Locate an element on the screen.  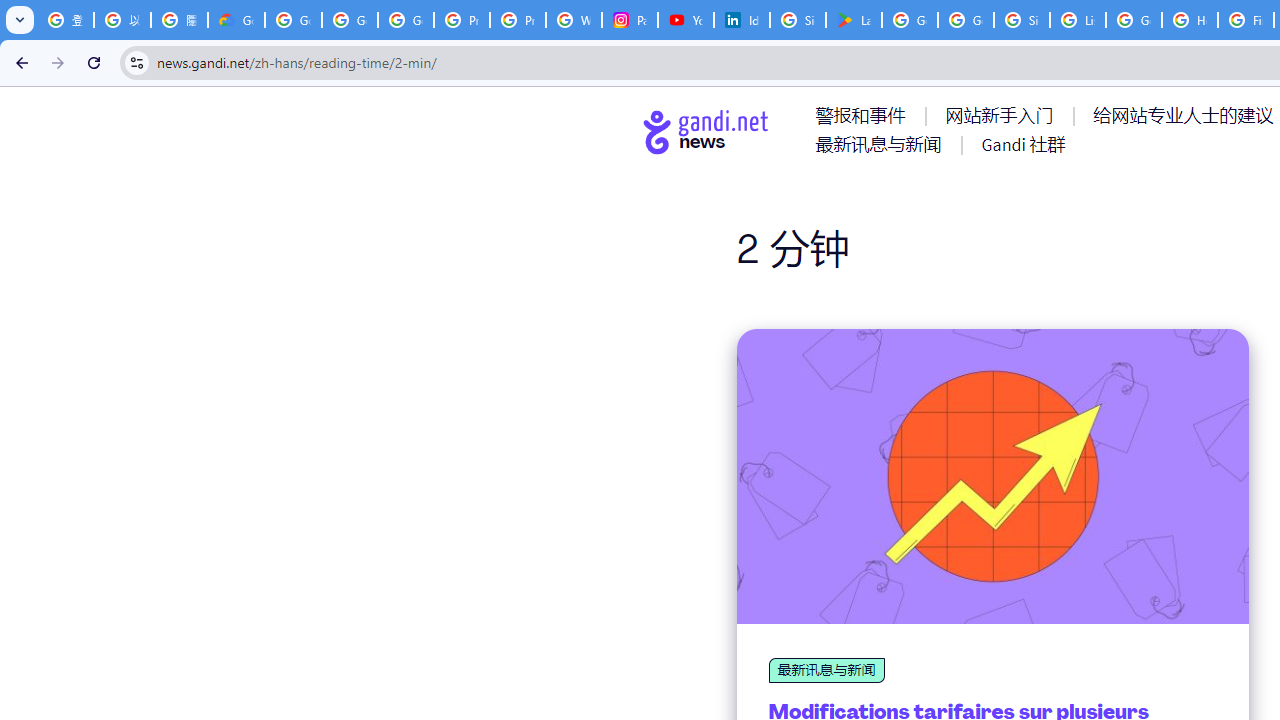
'AutomationID: menu-item-77767' is located at coordinates (1023, 143).